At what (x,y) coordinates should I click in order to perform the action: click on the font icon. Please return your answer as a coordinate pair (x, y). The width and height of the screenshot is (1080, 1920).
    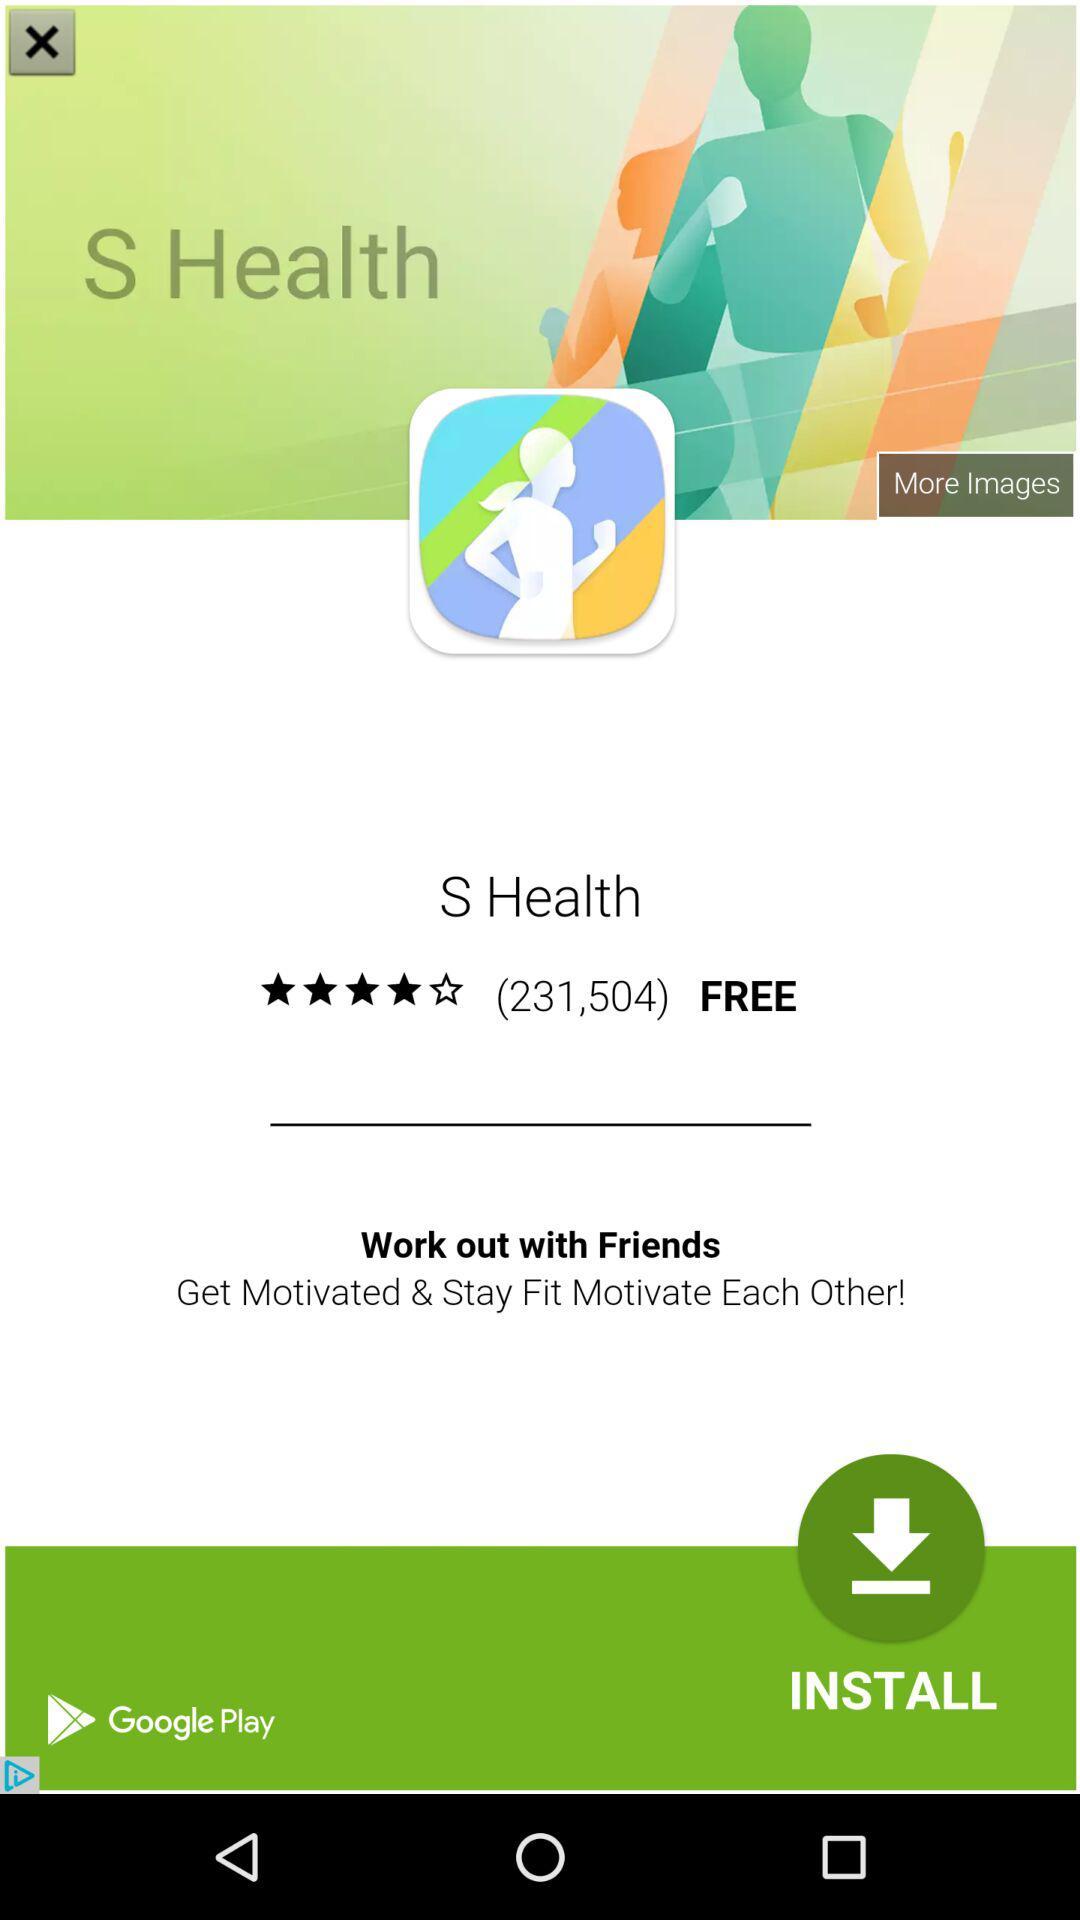
    Looking at the image, I should click on (963, 1678).